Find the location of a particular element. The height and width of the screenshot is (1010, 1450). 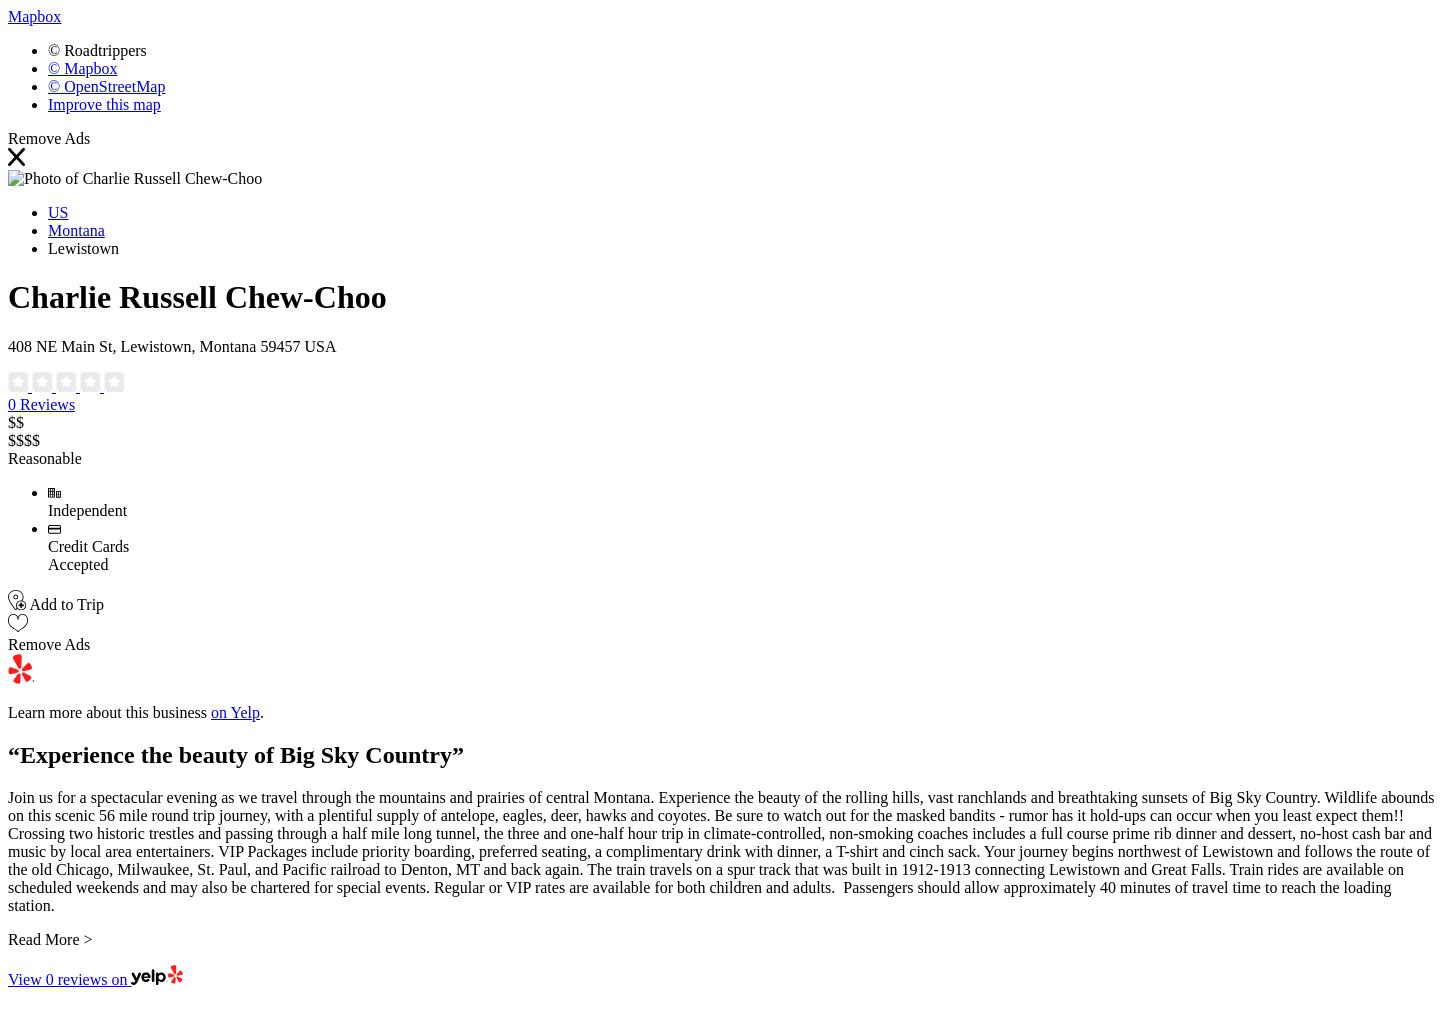

'Learn more about this business' is located at coordinates (109, 711).